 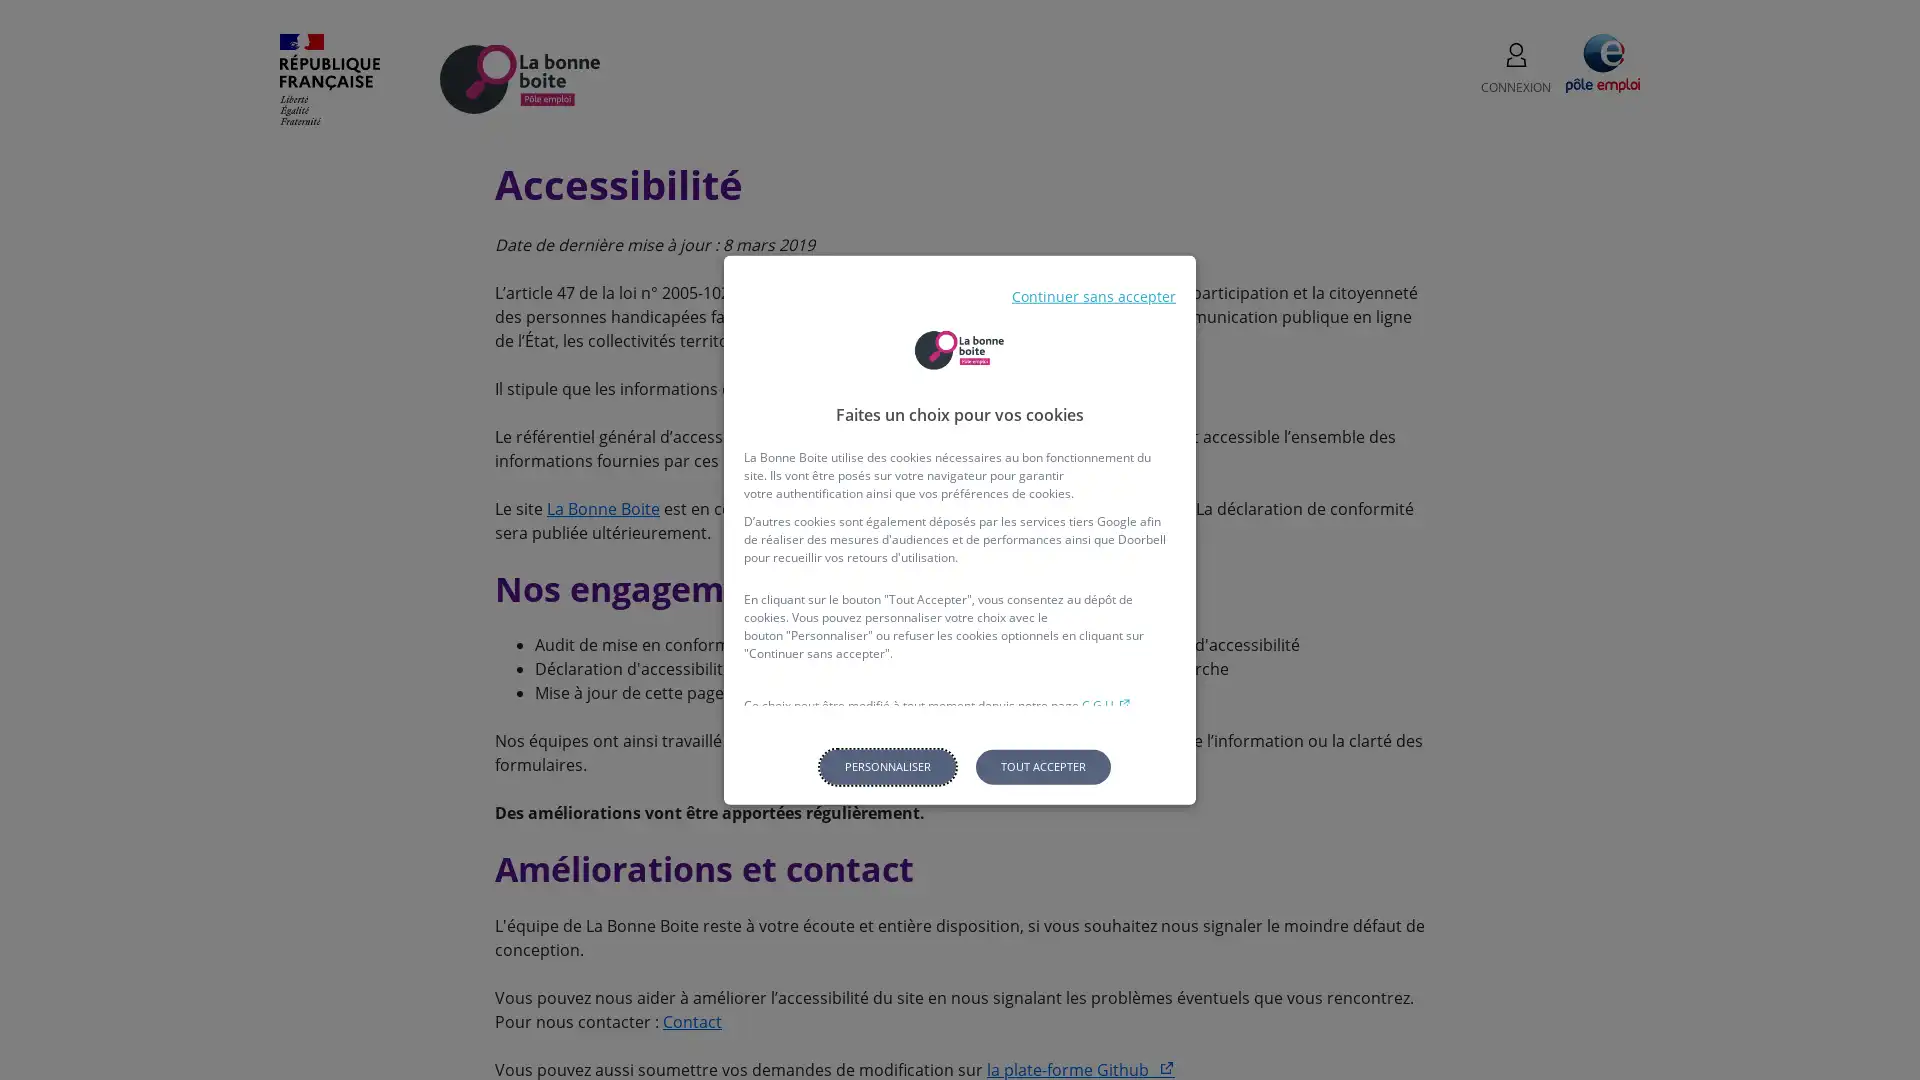 What do you see at coordinates (1041, 765) in the screenshot?
I see `Tout accepter` at bounding box center [1041, 765].